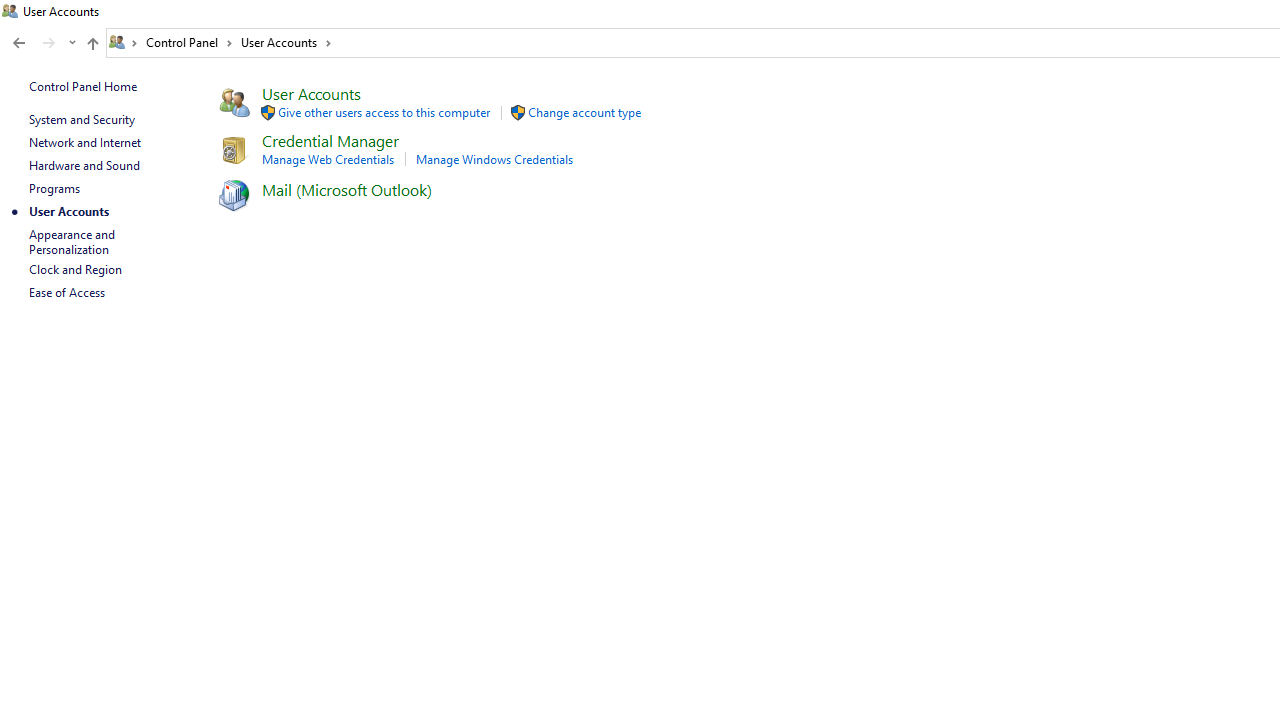 This screenshot has width=1280, height=720. Describe the element at coordinates (346, 189) in the screenshot. I see `'Mail (Microsoft Outlook)'` at that location.